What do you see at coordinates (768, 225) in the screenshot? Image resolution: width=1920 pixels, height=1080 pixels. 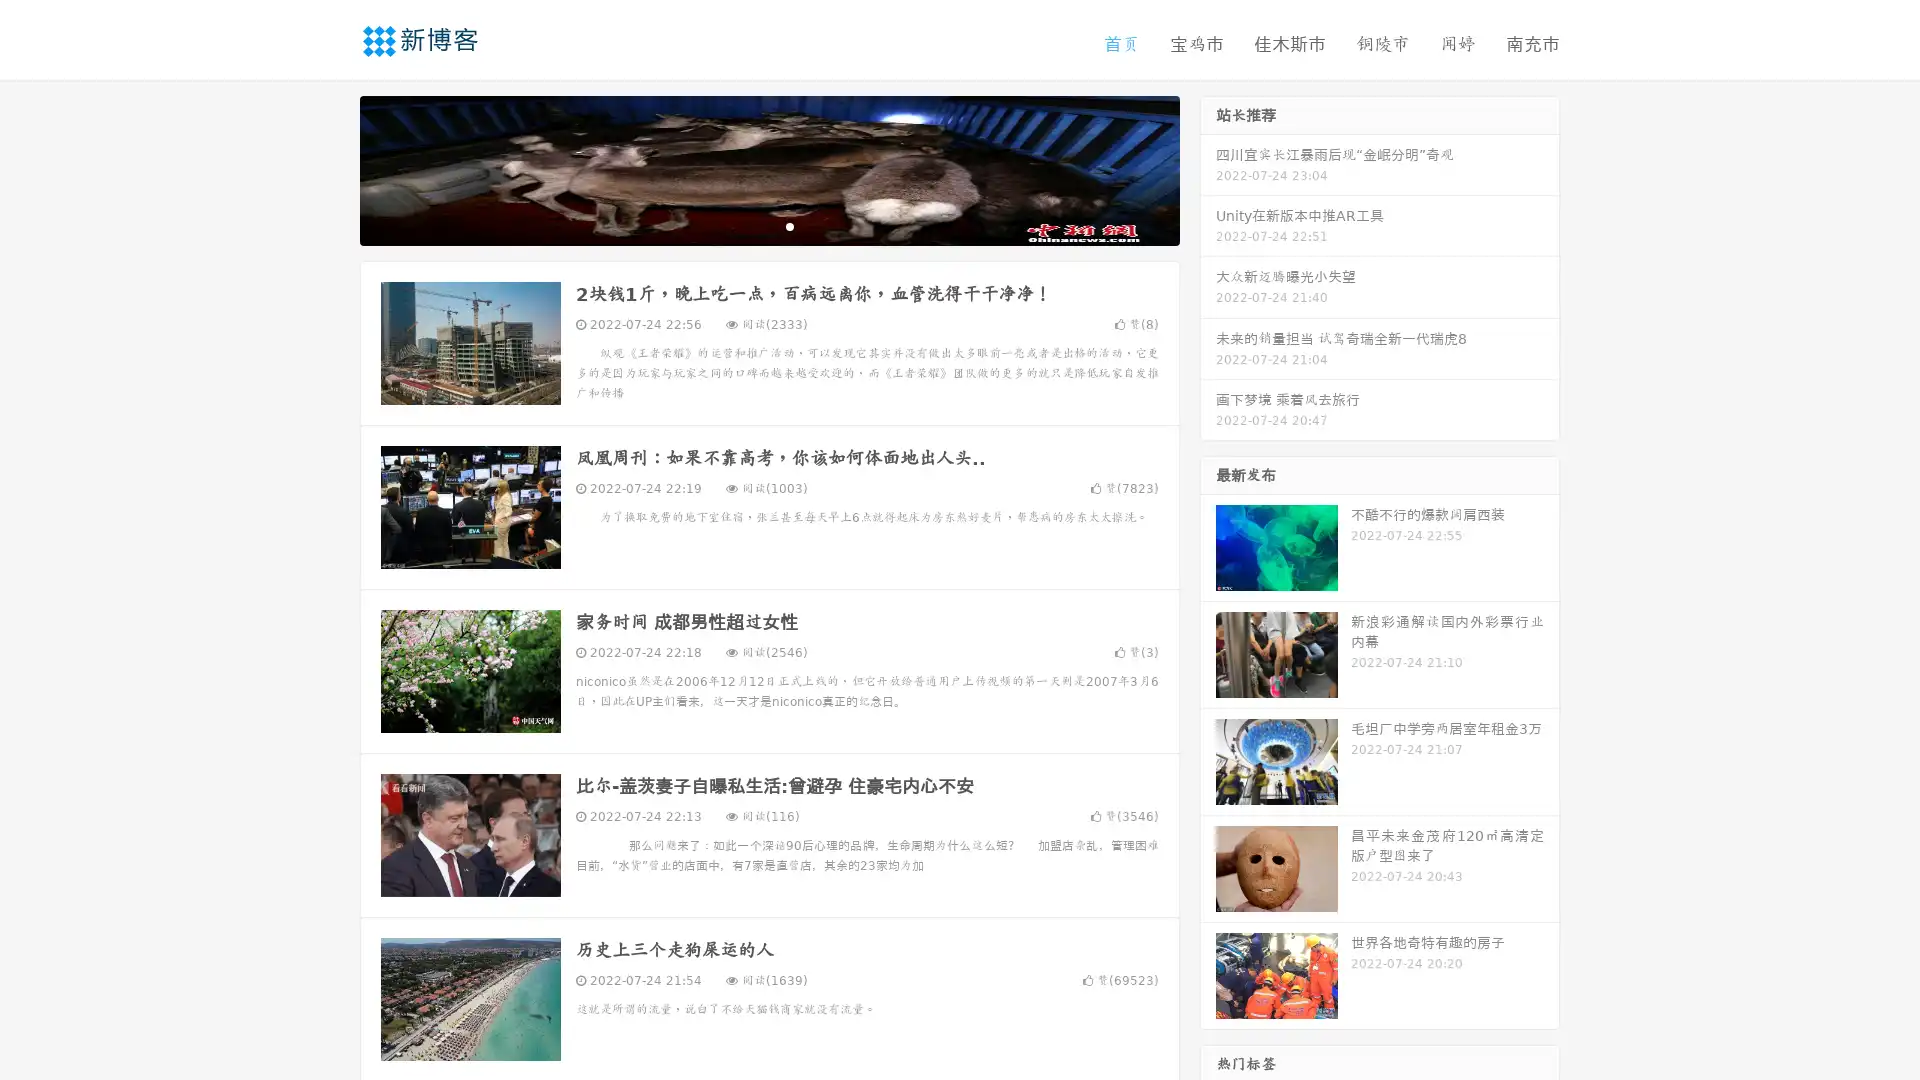 I see `Go to slide 2` at bounding box center [768, 225].